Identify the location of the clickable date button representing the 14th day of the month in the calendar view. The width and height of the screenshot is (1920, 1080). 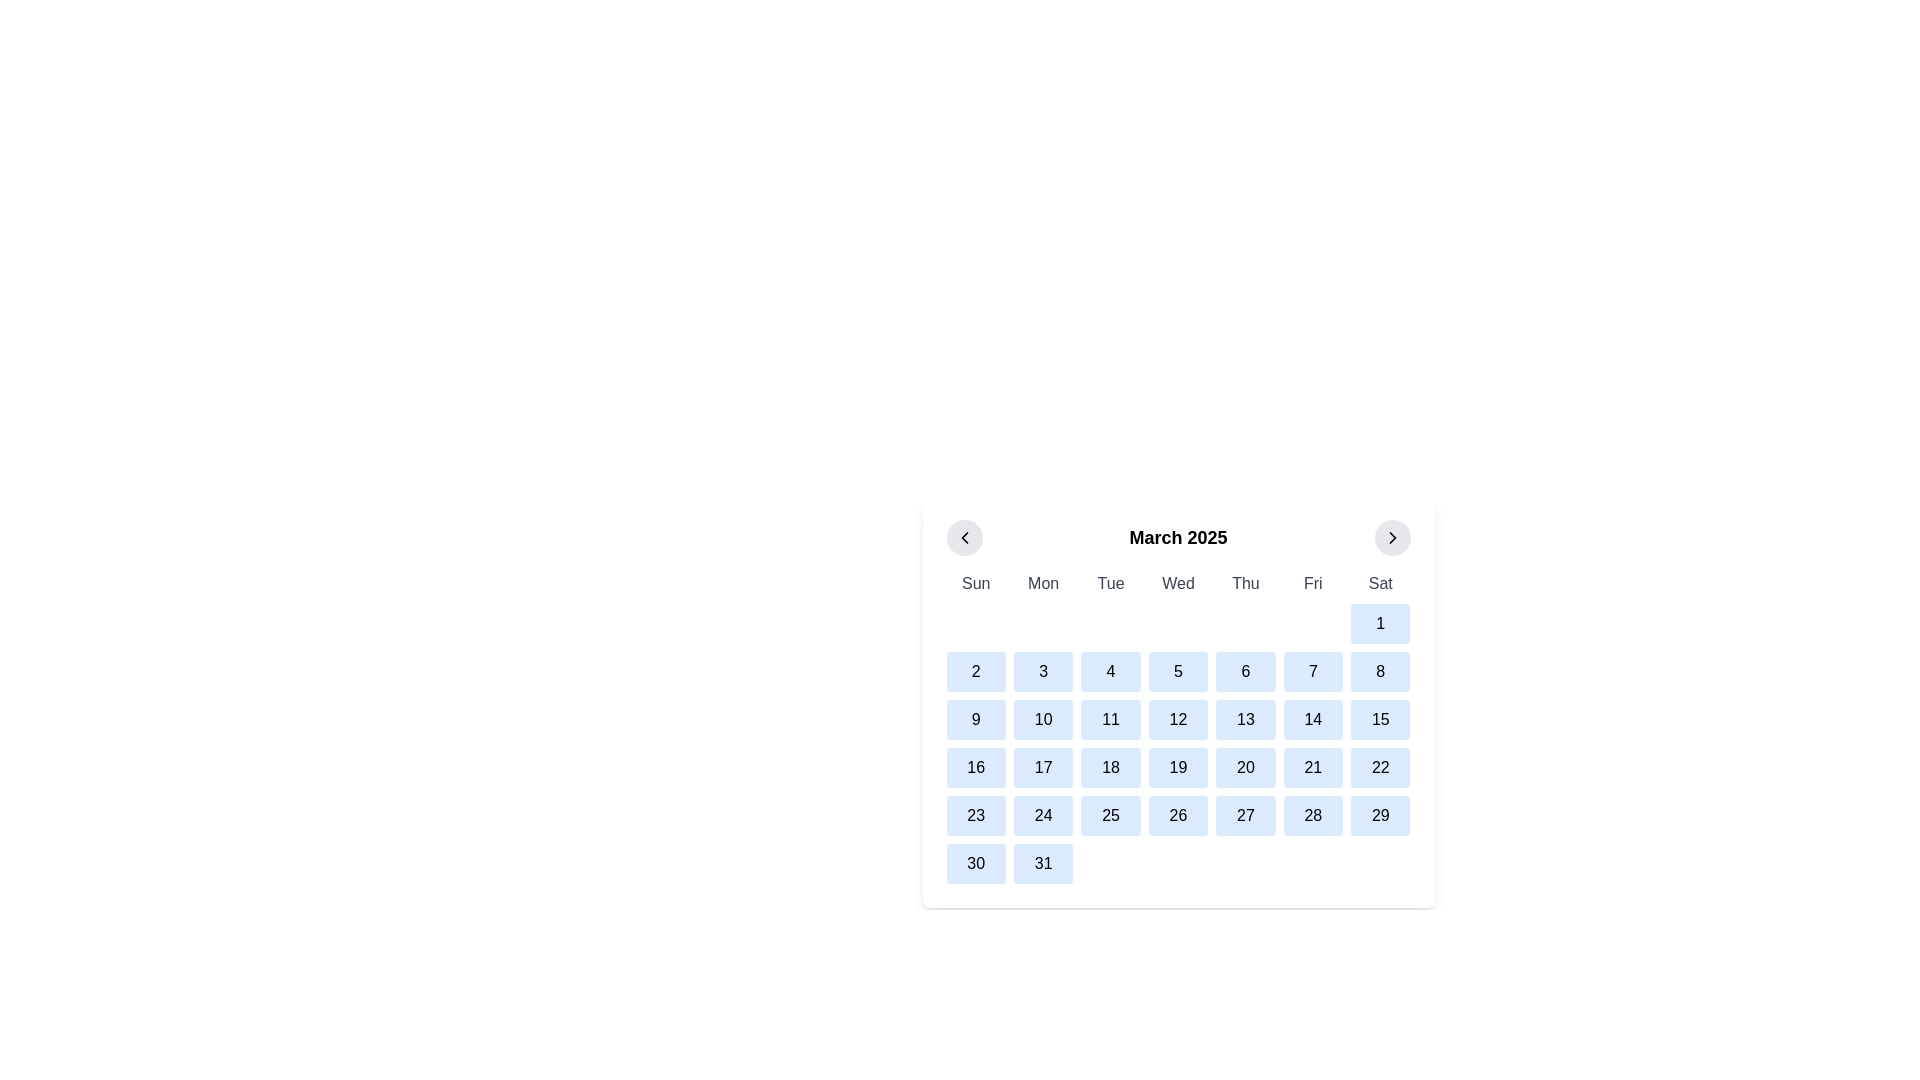
(1313, 720).